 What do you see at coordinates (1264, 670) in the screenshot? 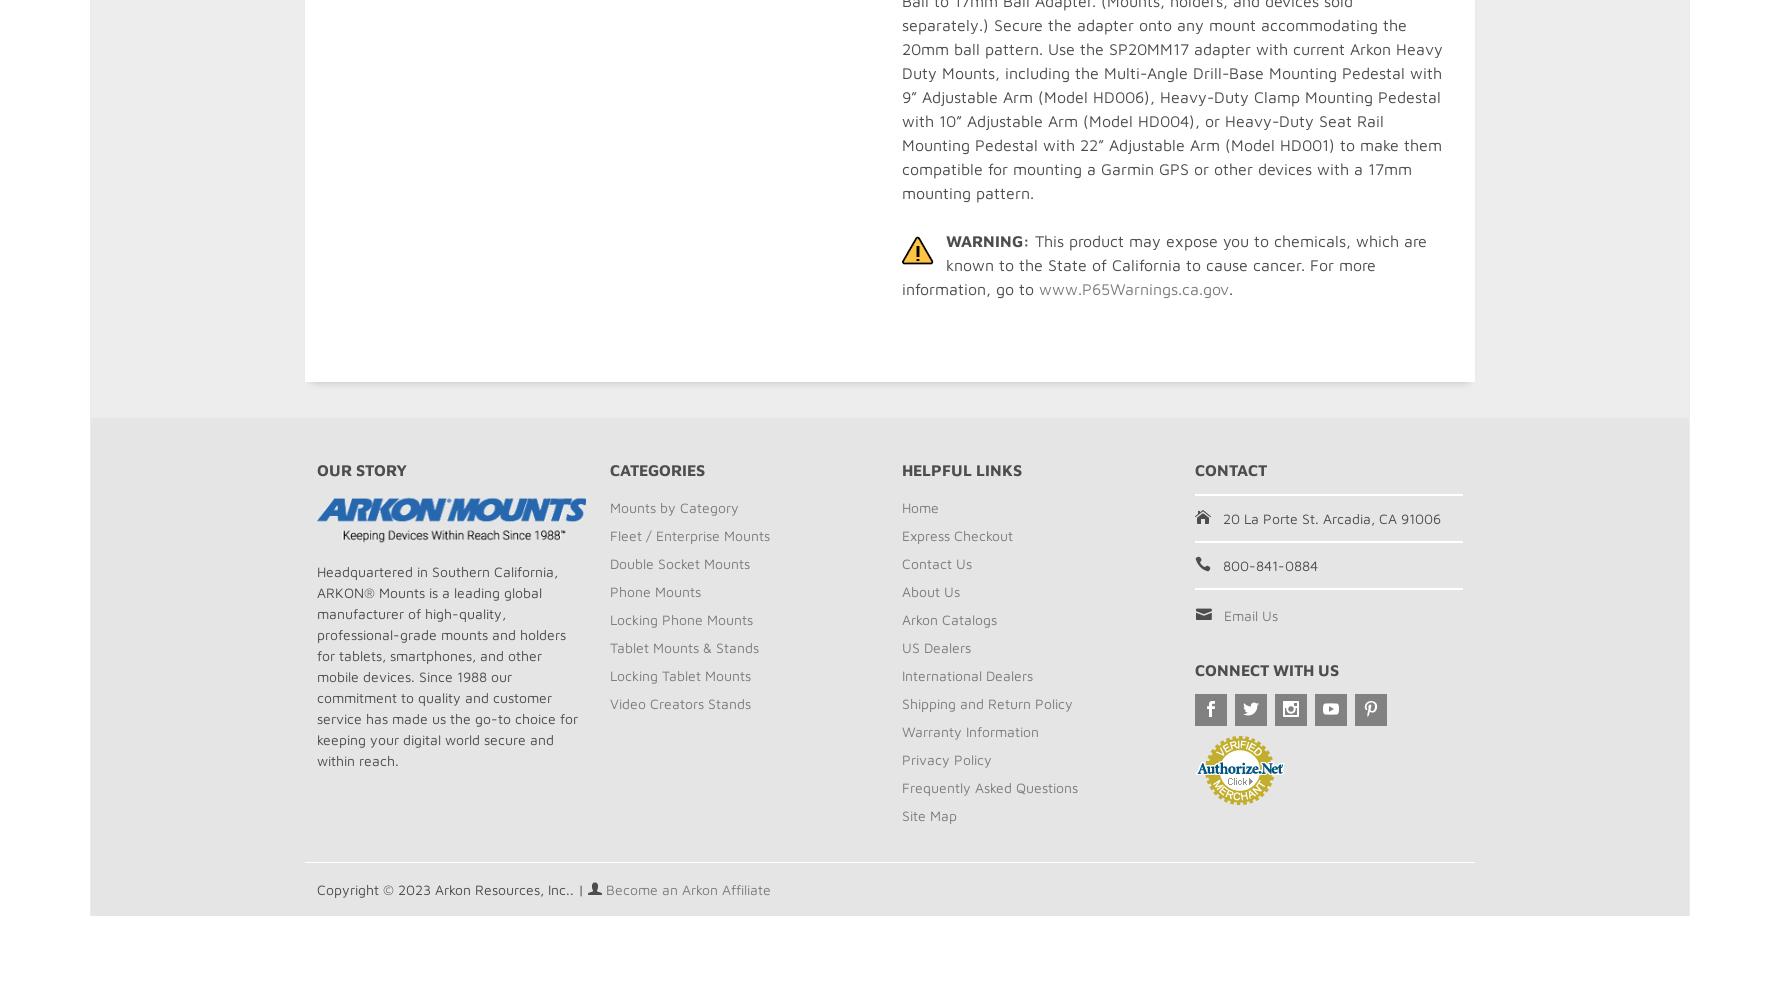
I see `'Connect With Us'` at bounding box center [1264, 670].